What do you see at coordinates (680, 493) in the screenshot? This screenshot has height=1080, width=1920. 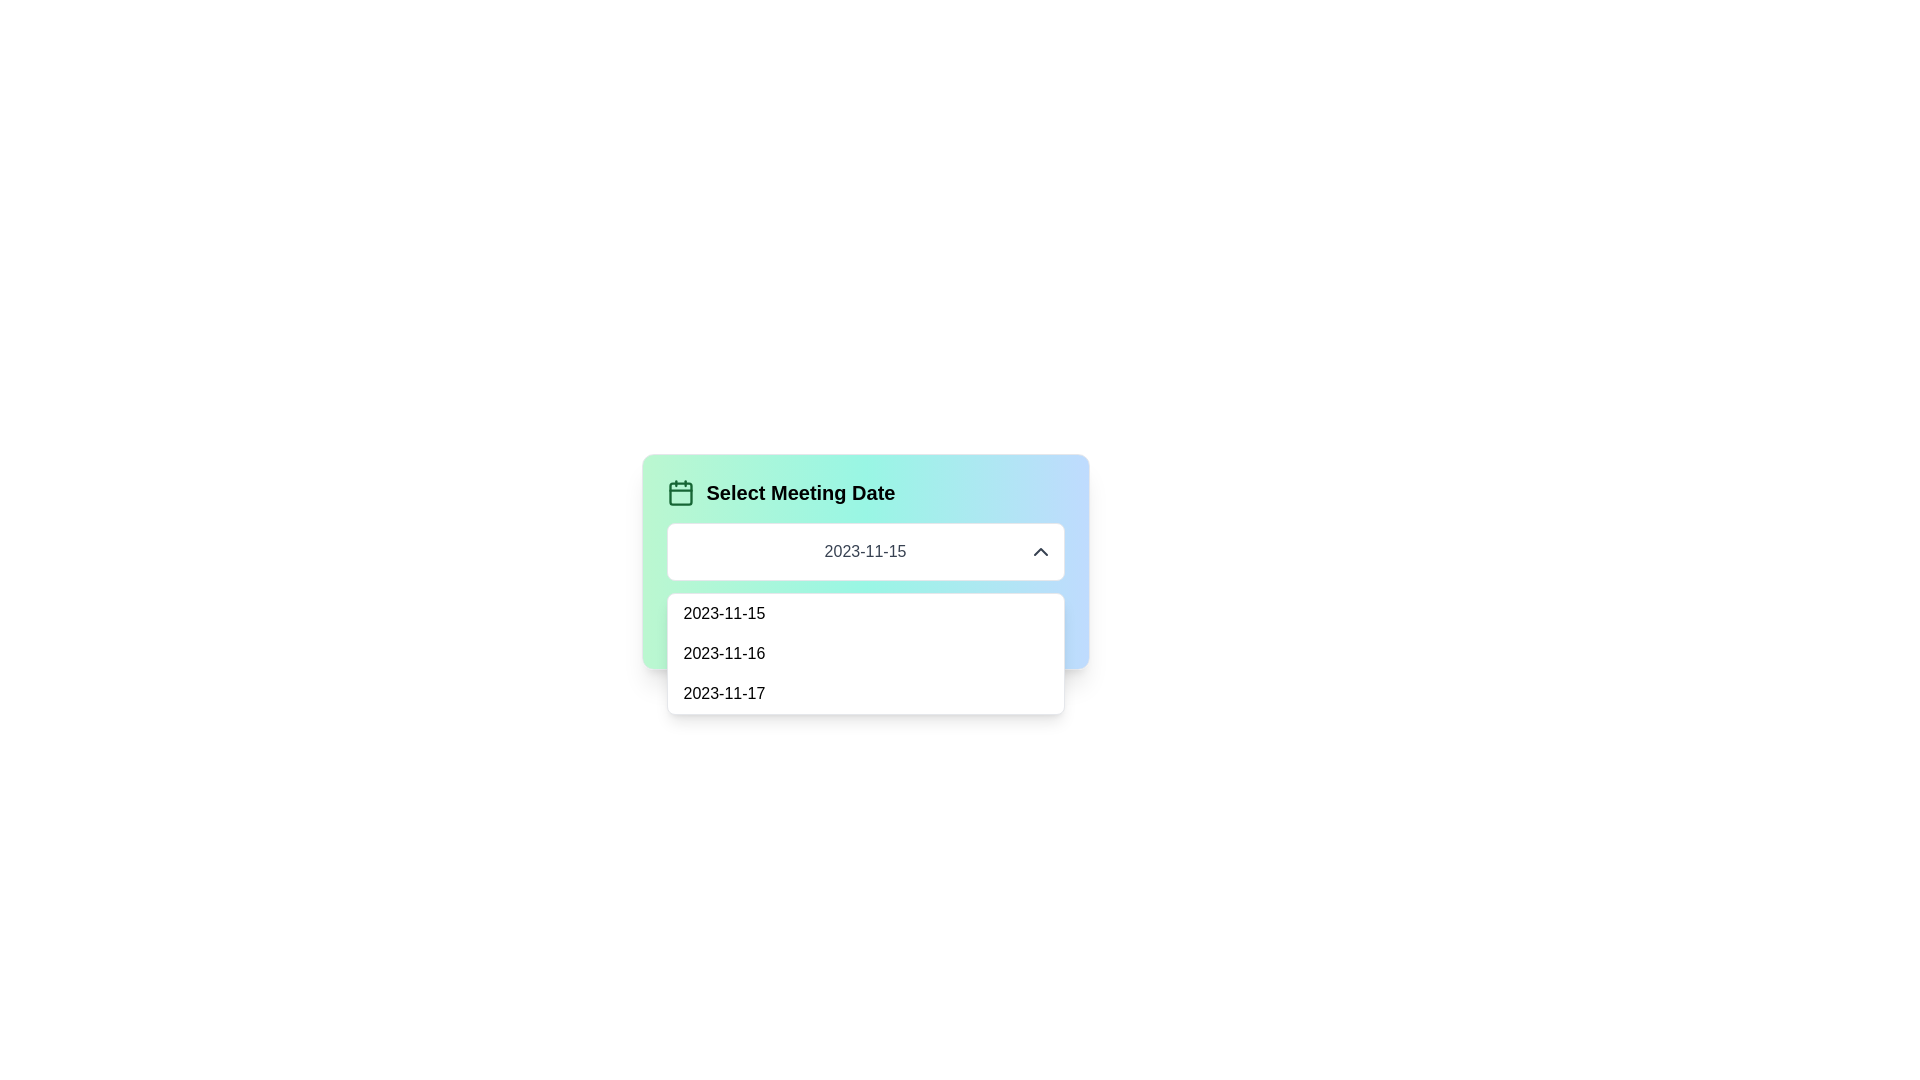 I see `the calendar icon with green outlines, located to the left of the text 'Select Meeting Date'` at bounding box center [680, 493].